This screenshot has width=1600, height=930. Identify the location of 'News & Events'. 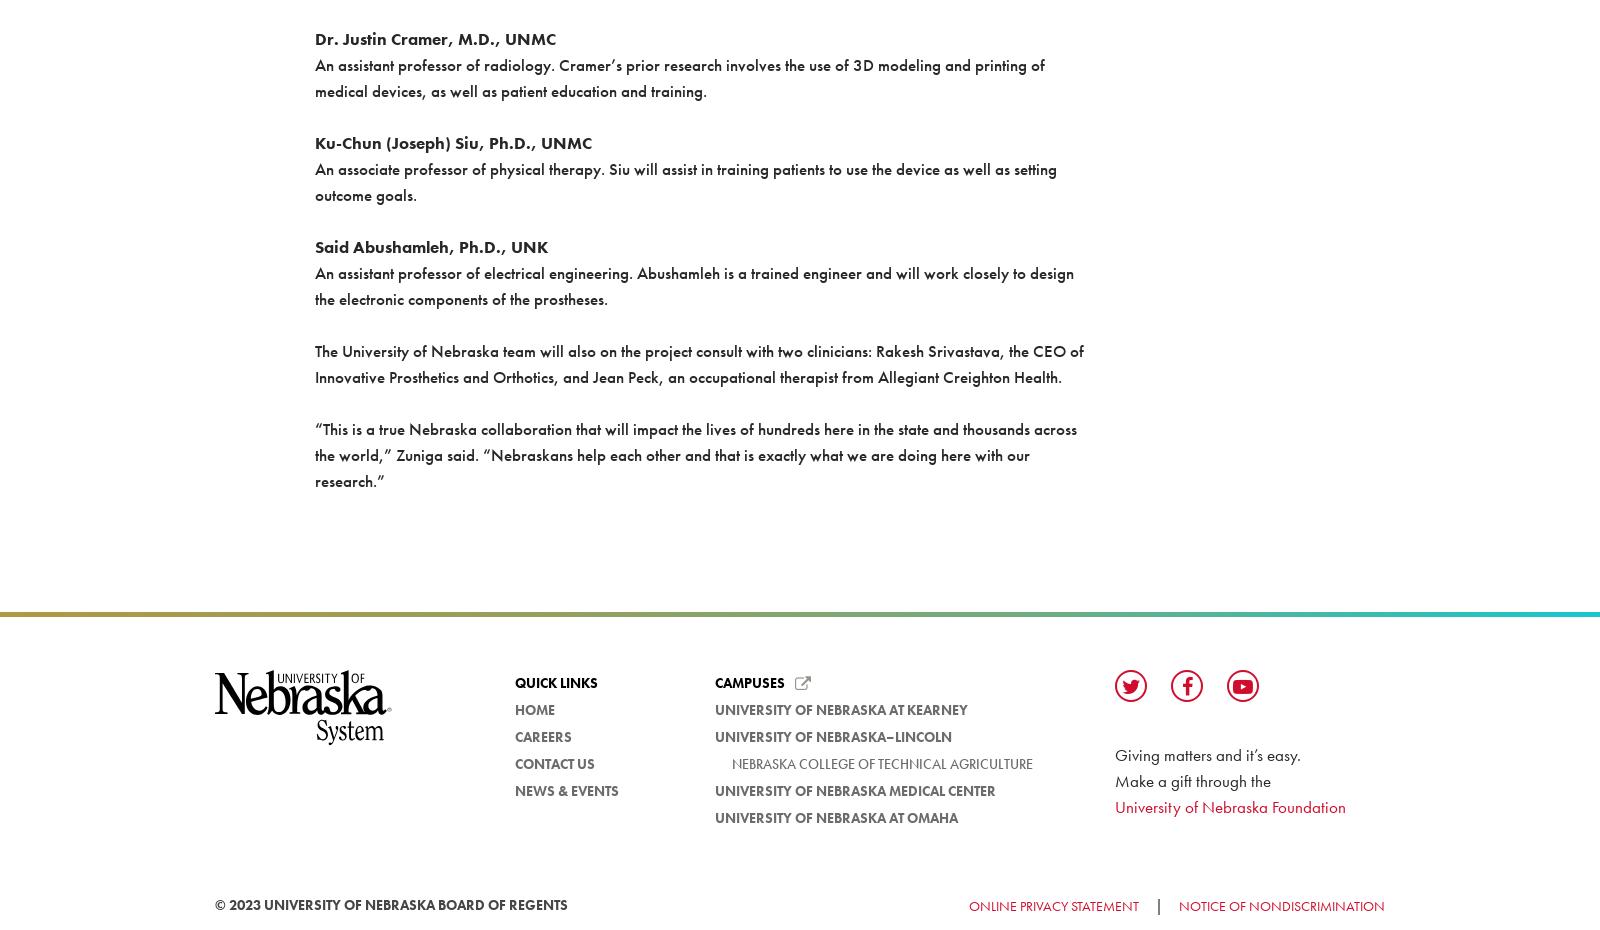
(566, 789).